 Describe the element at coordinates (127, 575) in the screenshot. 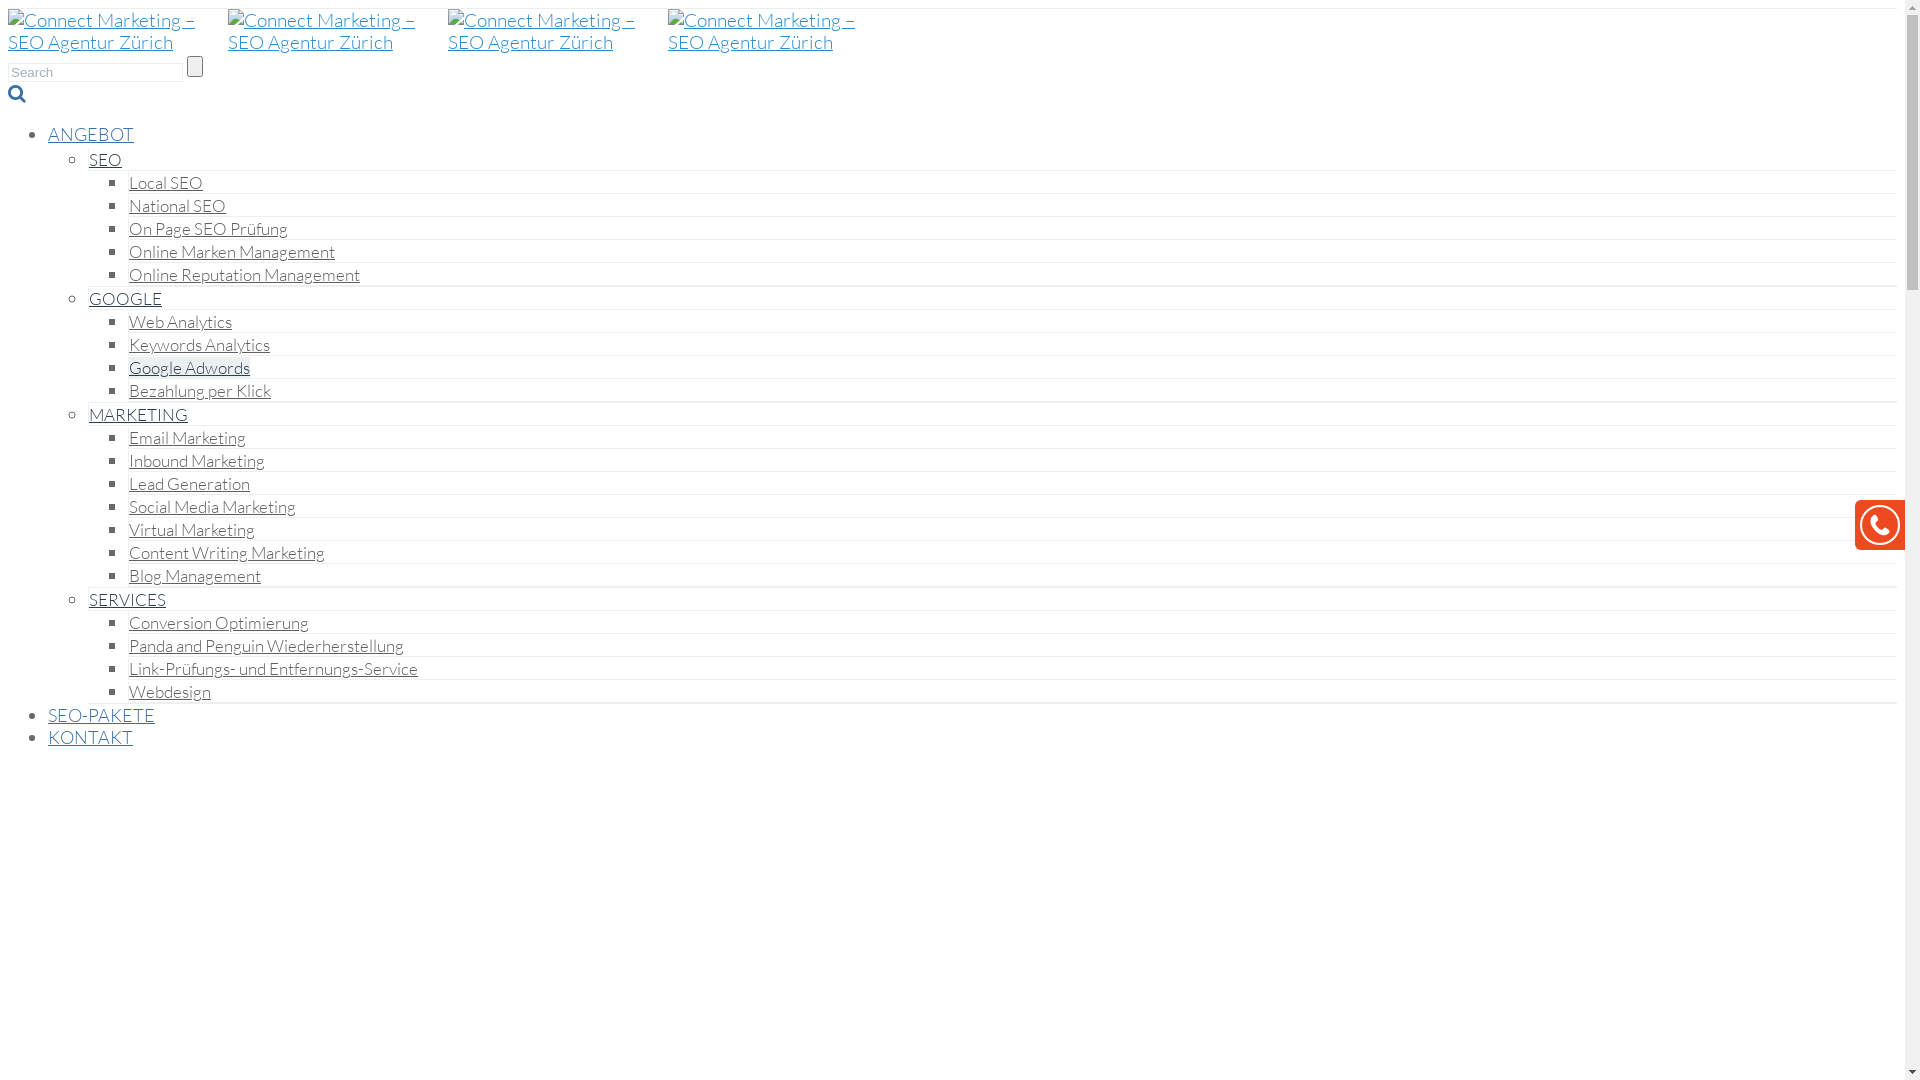

I see `'Blog Management'` at that location.